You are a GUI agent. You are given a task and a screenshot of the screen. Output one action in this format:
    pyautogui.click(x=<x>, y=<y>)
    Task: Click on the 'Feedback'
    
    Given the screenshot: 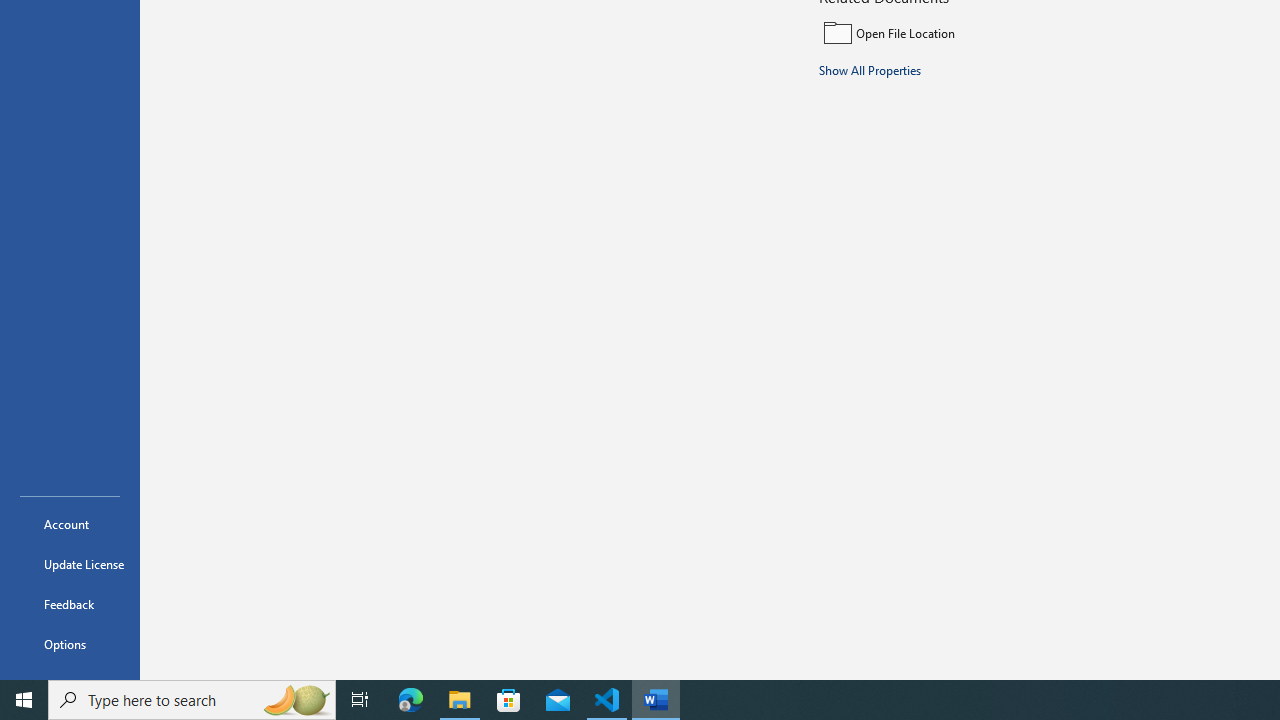 What is the action you would take?
    pyautogui.click(x=69, y=603)
    